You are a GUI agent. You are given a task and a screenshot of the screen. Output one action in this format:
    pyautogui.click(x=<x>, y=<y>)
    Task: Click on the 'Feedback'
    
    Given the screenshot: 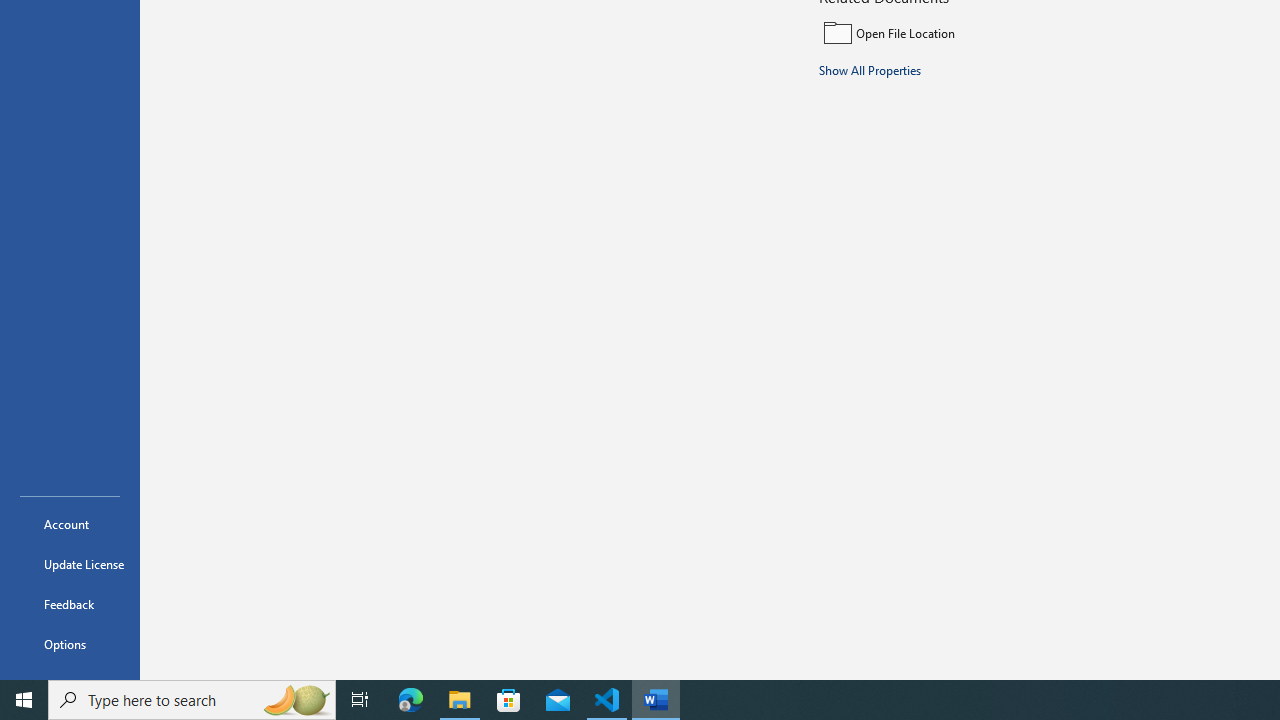 What is the action you would take?
    pyautogui.click(x=69, y=603)
    